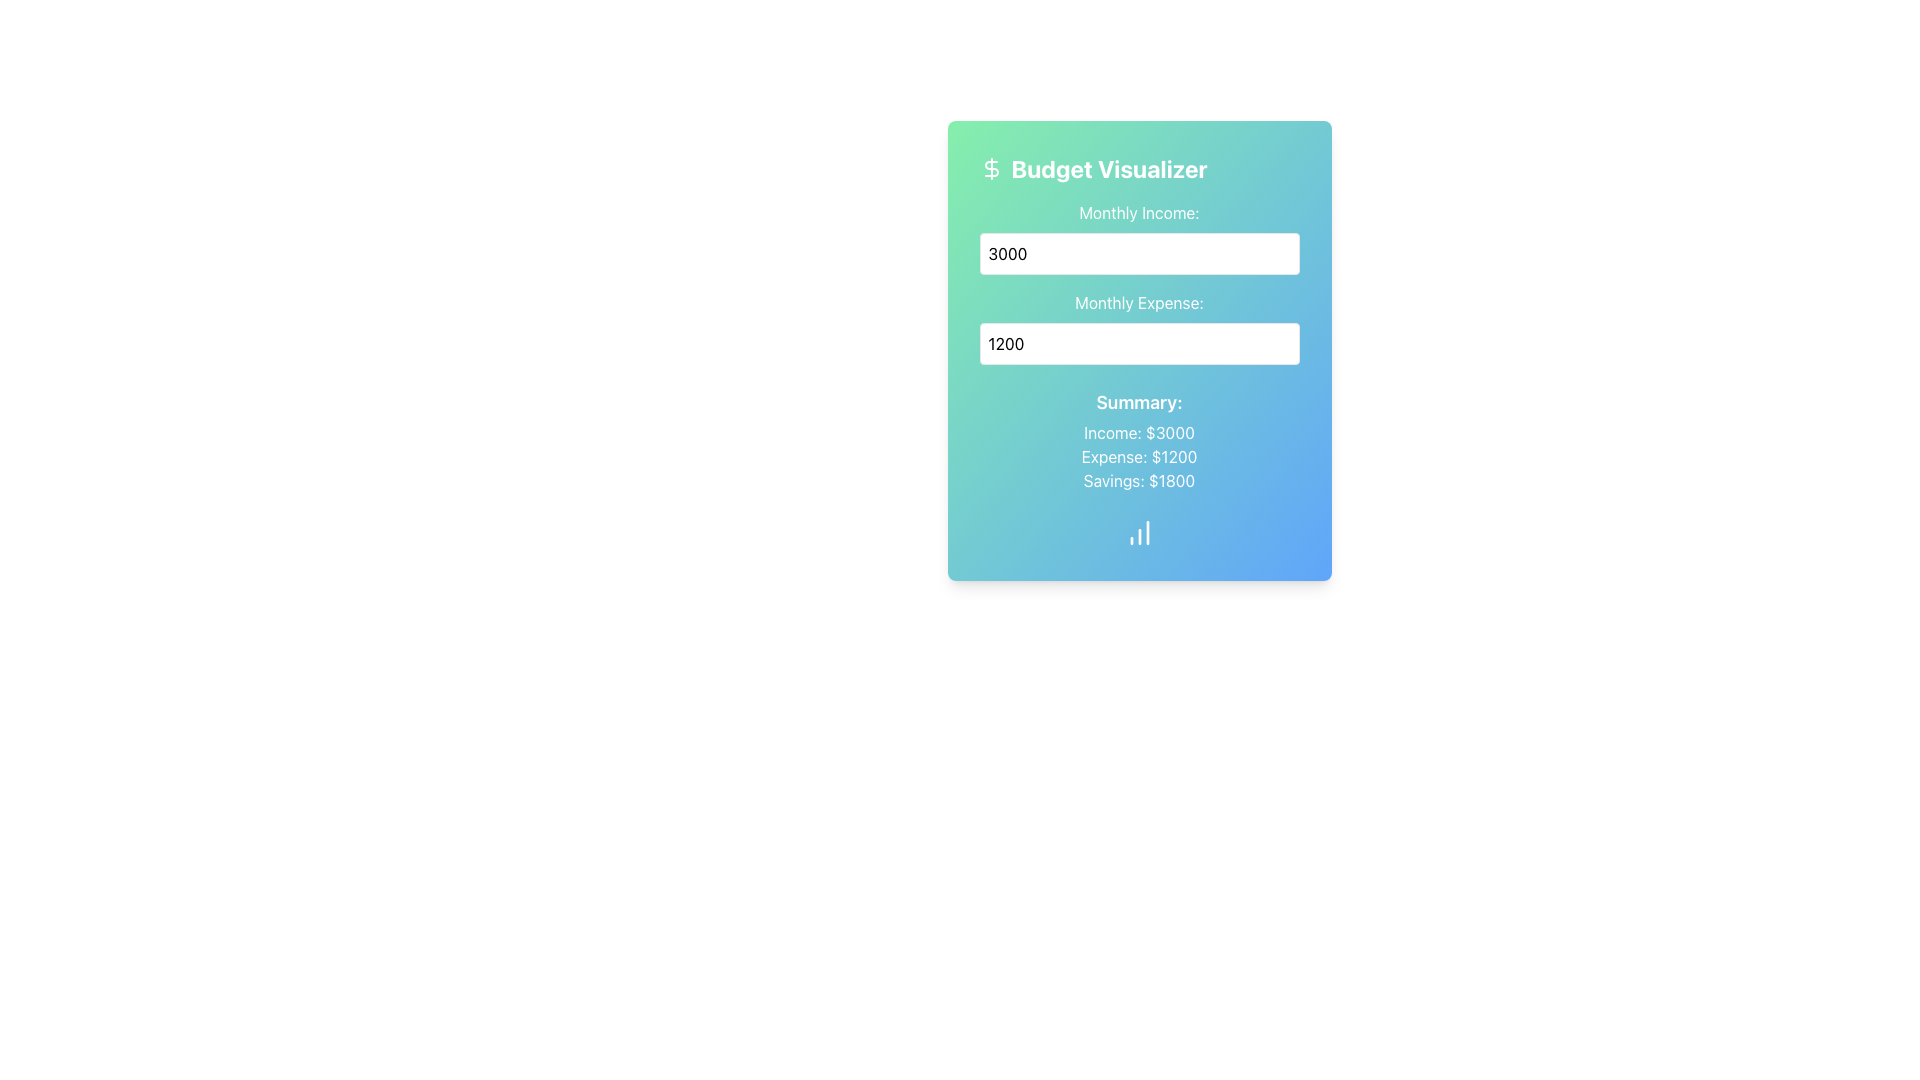  I want to click on the statistics icon located centrally at the bottom of the 'Budget Visualizer' card, which serves as a visual representation of data or summary insights, so click(1139, 531).